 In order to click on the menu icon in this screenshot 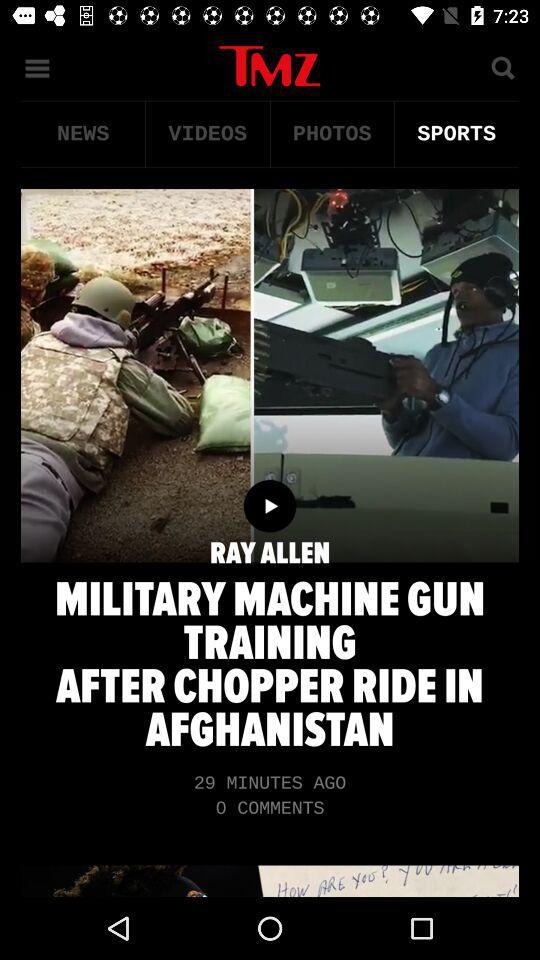, I will do `click(37, 66)`.